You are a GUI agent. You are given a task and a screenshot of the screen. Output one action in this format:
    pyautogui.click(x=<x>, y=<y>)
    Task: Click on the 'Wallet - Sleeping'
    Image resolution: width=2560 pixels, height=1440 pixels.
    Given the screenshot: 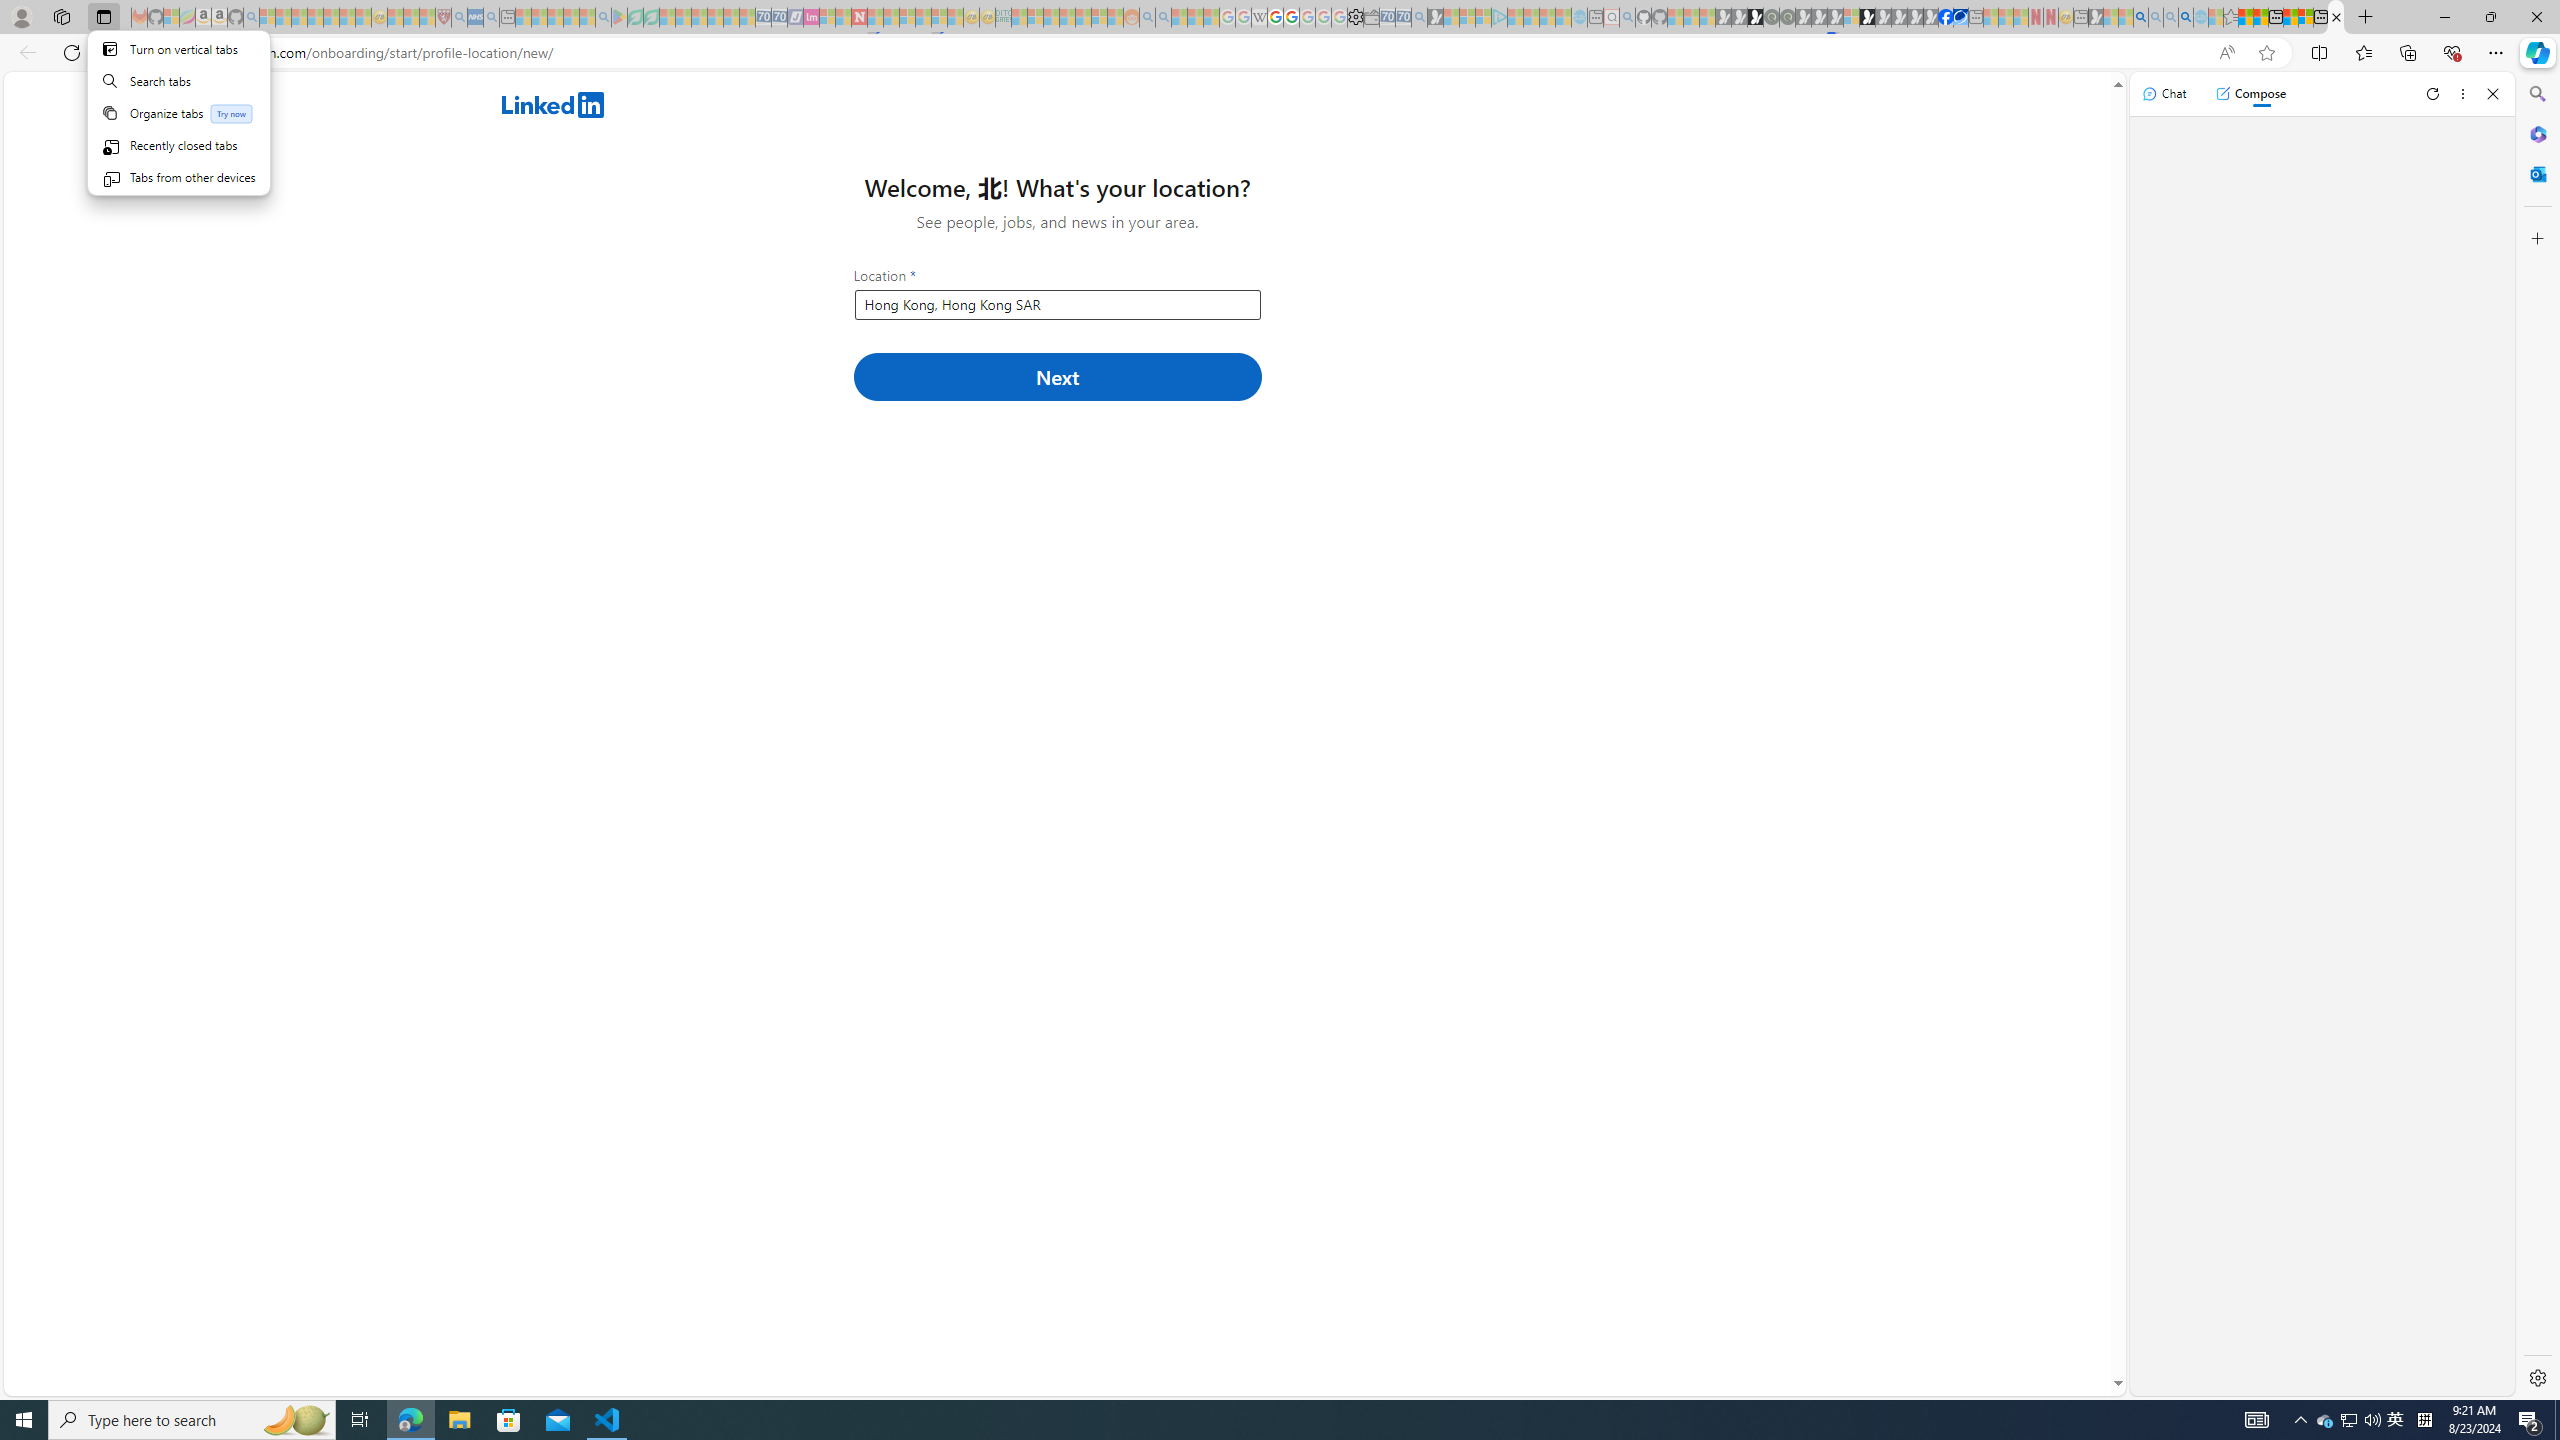 What is the action you would take?
    pyautogui.click(x=1369, y=16)
    